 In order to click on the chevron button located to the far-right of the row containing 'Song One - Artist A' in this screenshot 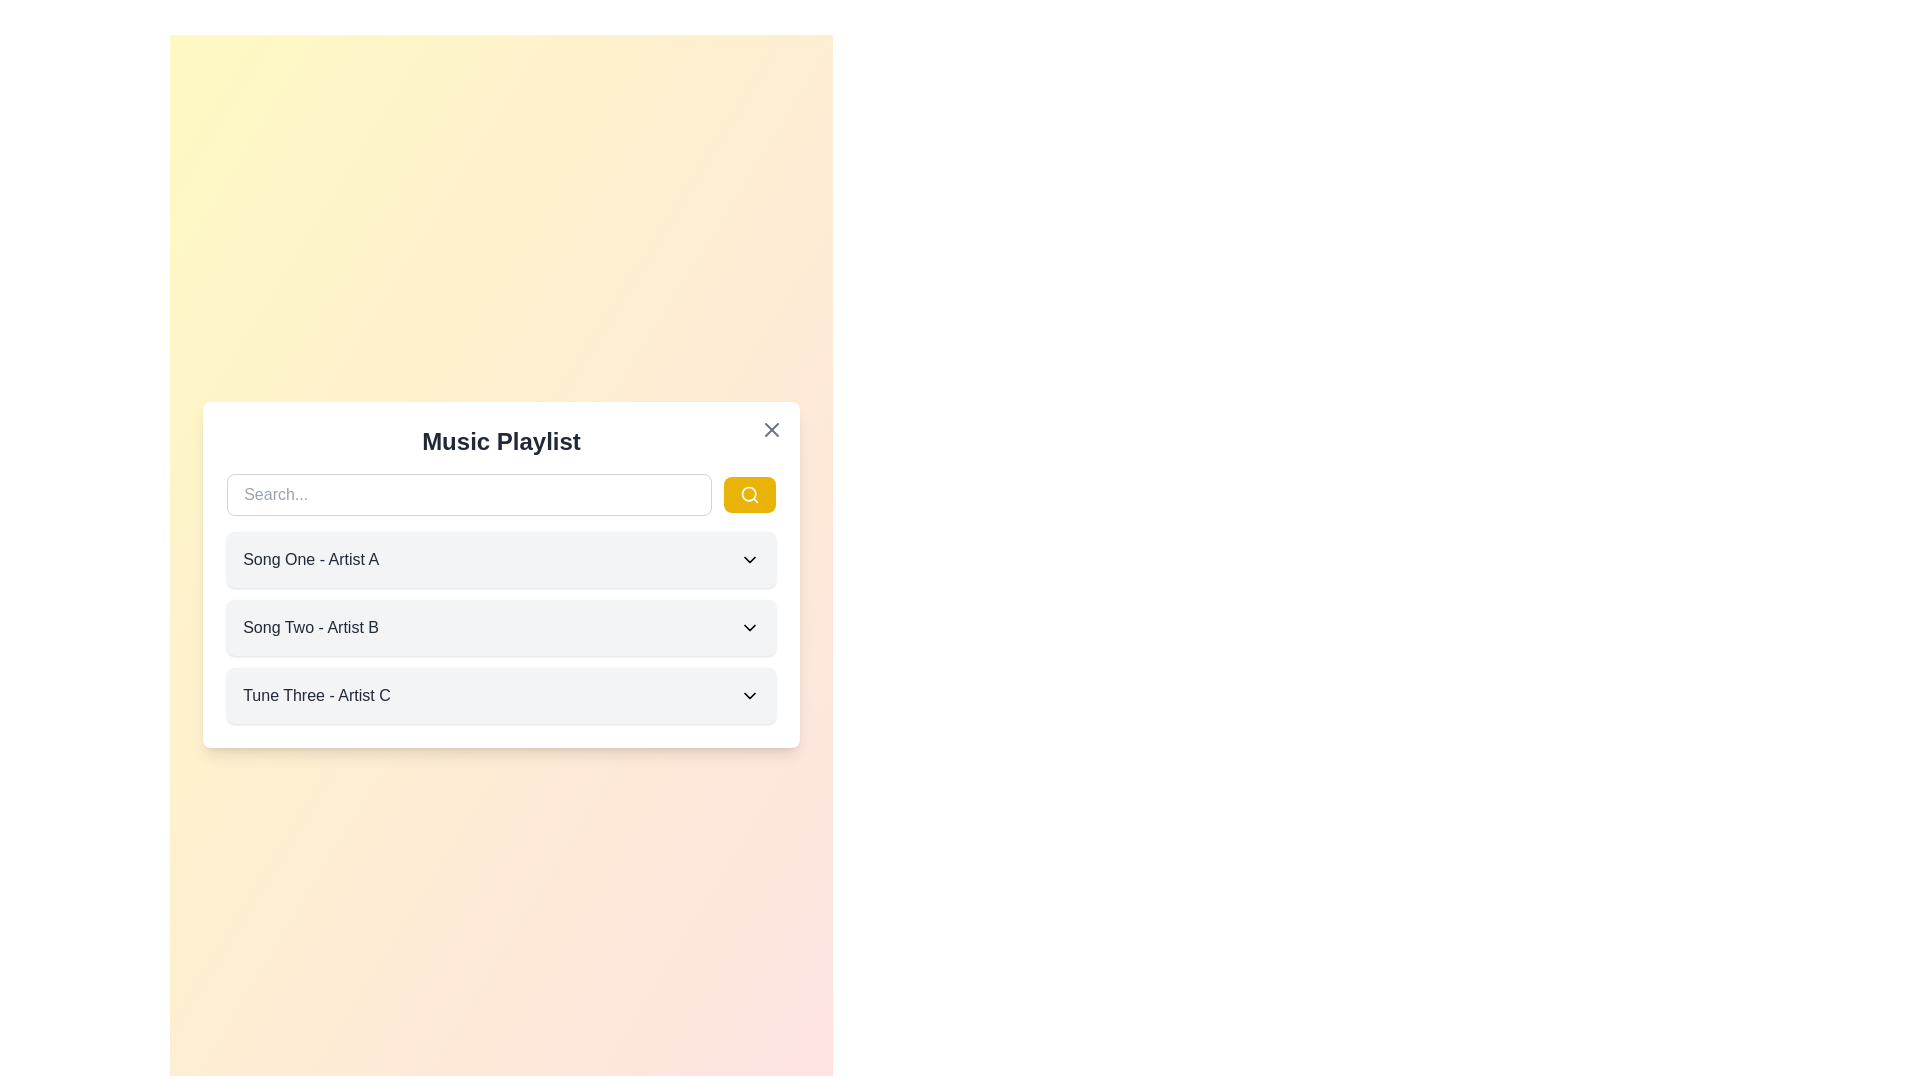, I will do `click(748, 559)`.